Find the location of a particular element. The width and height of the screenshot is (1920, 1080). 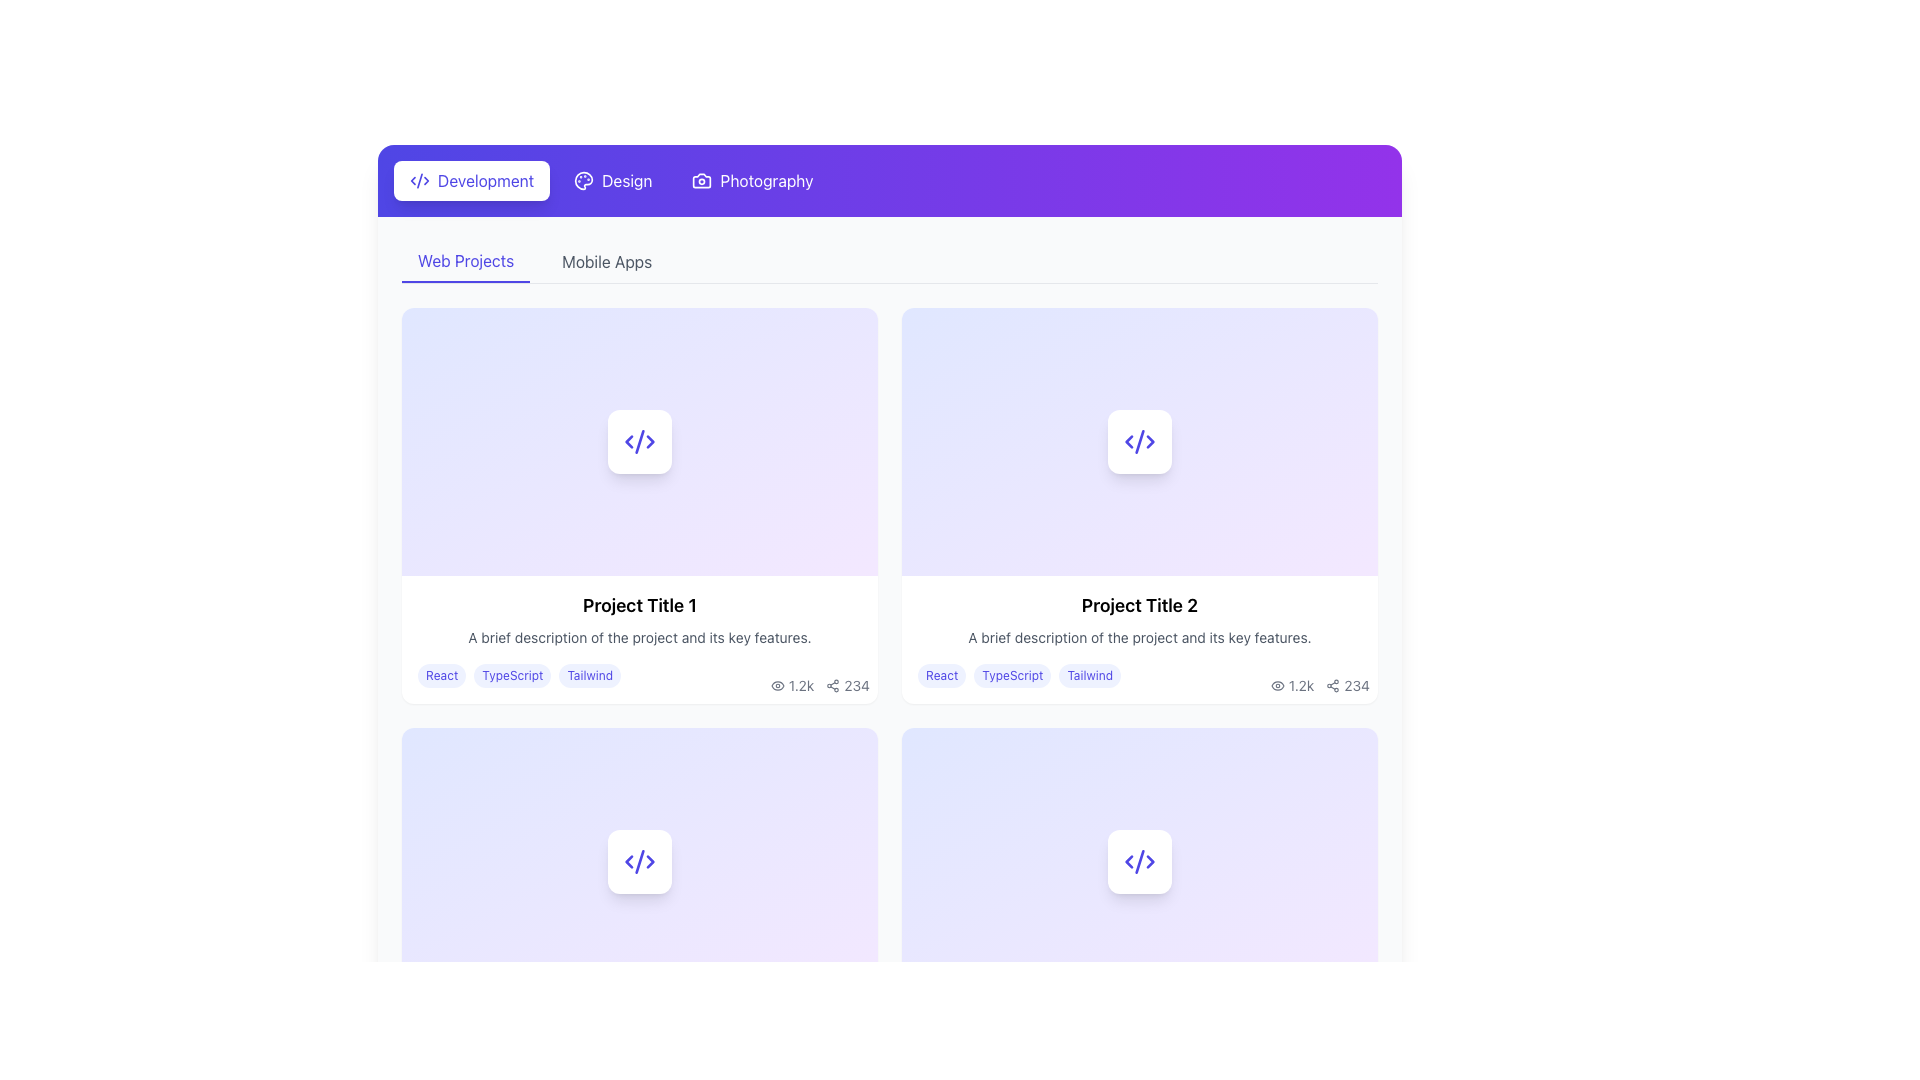

the 'TypeScript' label, which is the second element in a horizontal list of technology tags under the card titled 'Project Title 1' is located at coordinates (512, 675).